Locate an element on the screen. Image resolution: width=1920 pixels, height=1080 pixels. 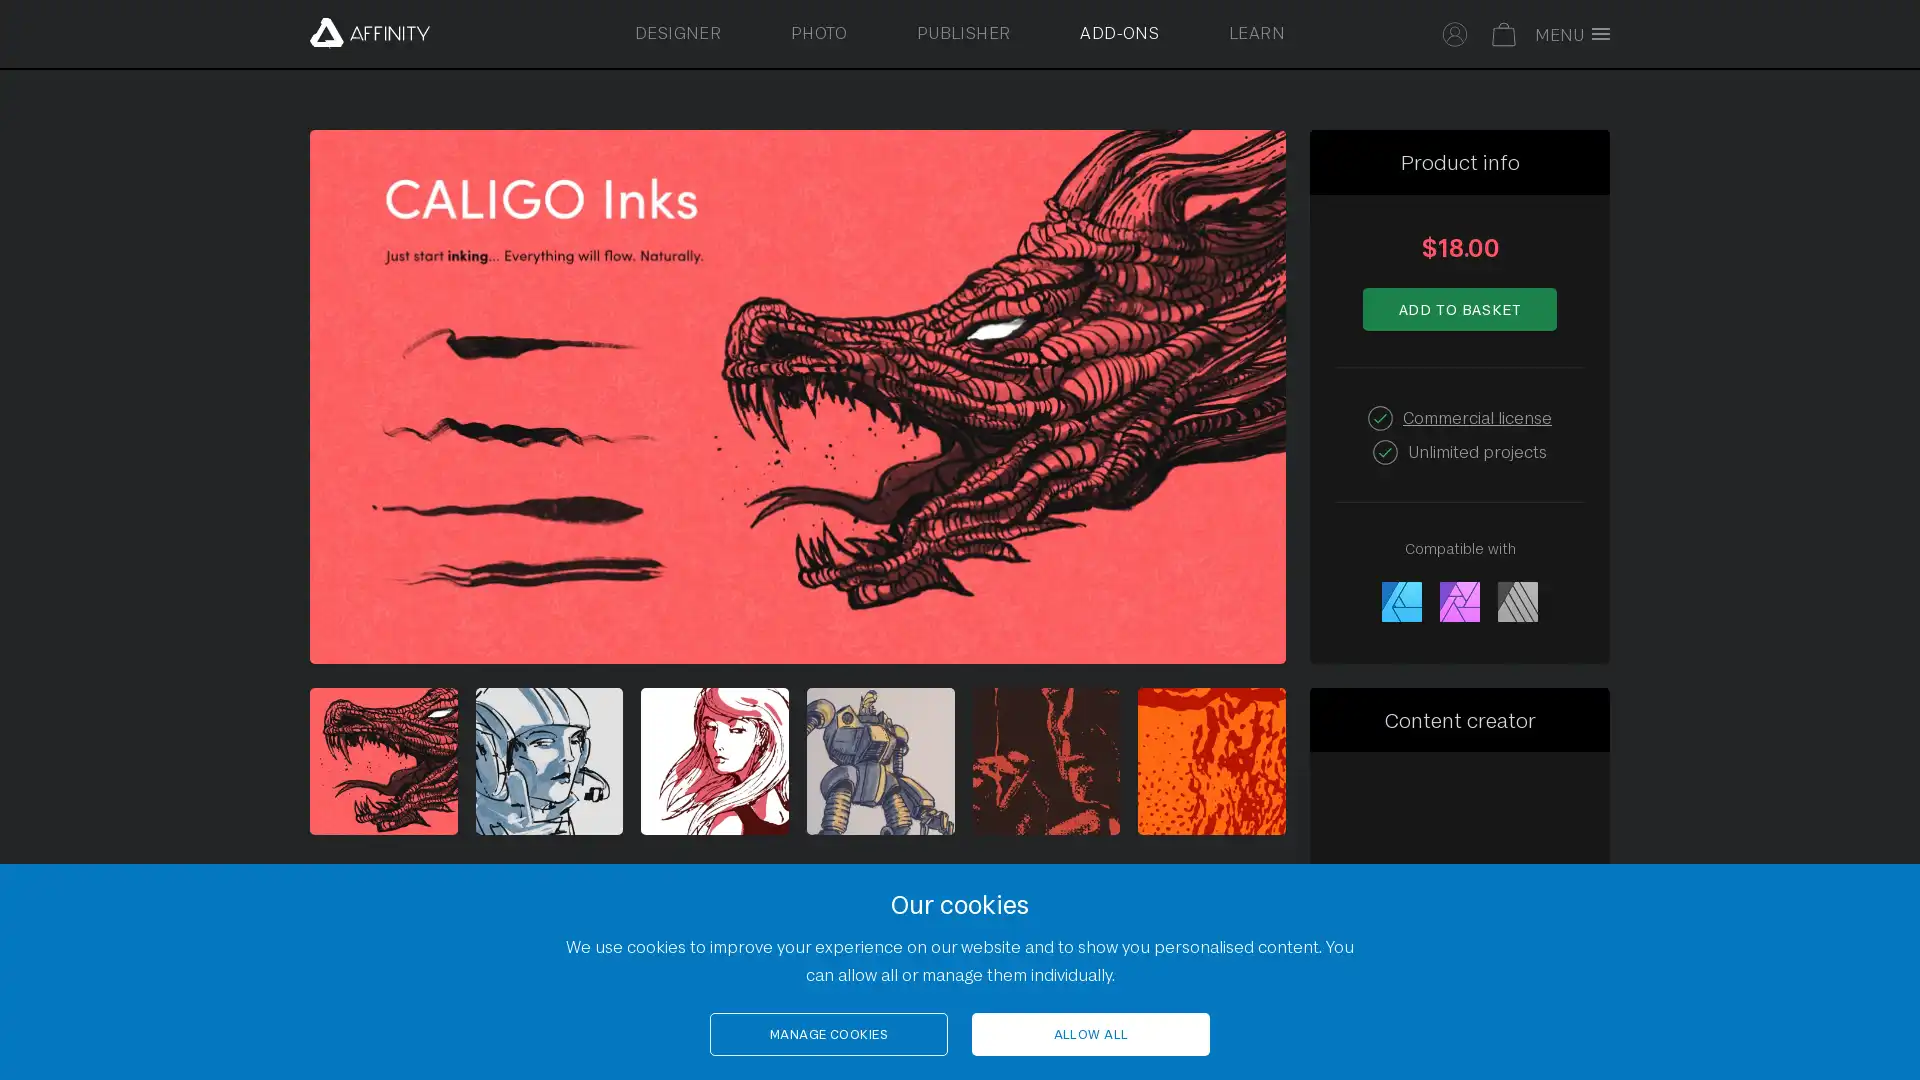
Select to view image 4 is located at coordinates (880, 760).